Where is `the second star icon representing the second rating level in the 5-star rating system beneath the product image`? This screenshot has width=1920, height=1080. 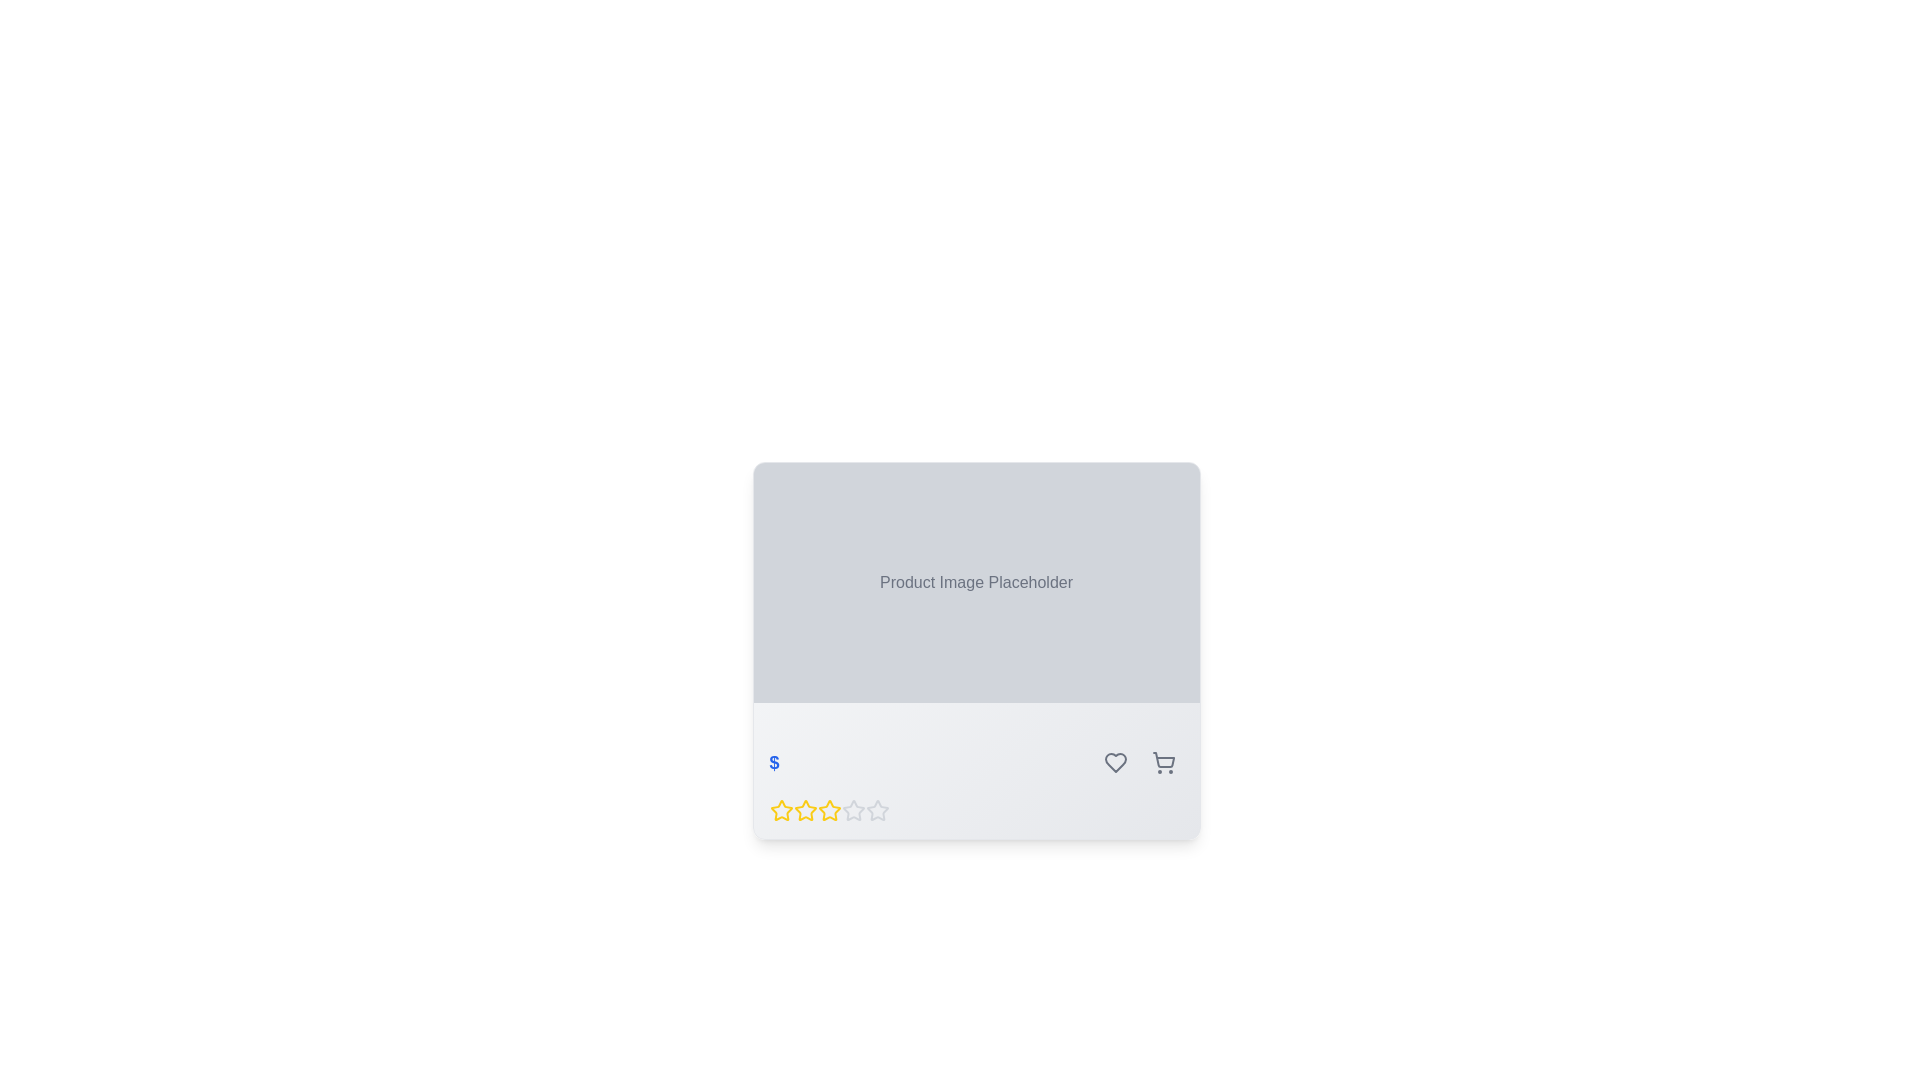
the second star icon representing the second rating level in the 5-star rating system beneath the product image is located at coordinates (829, 810).